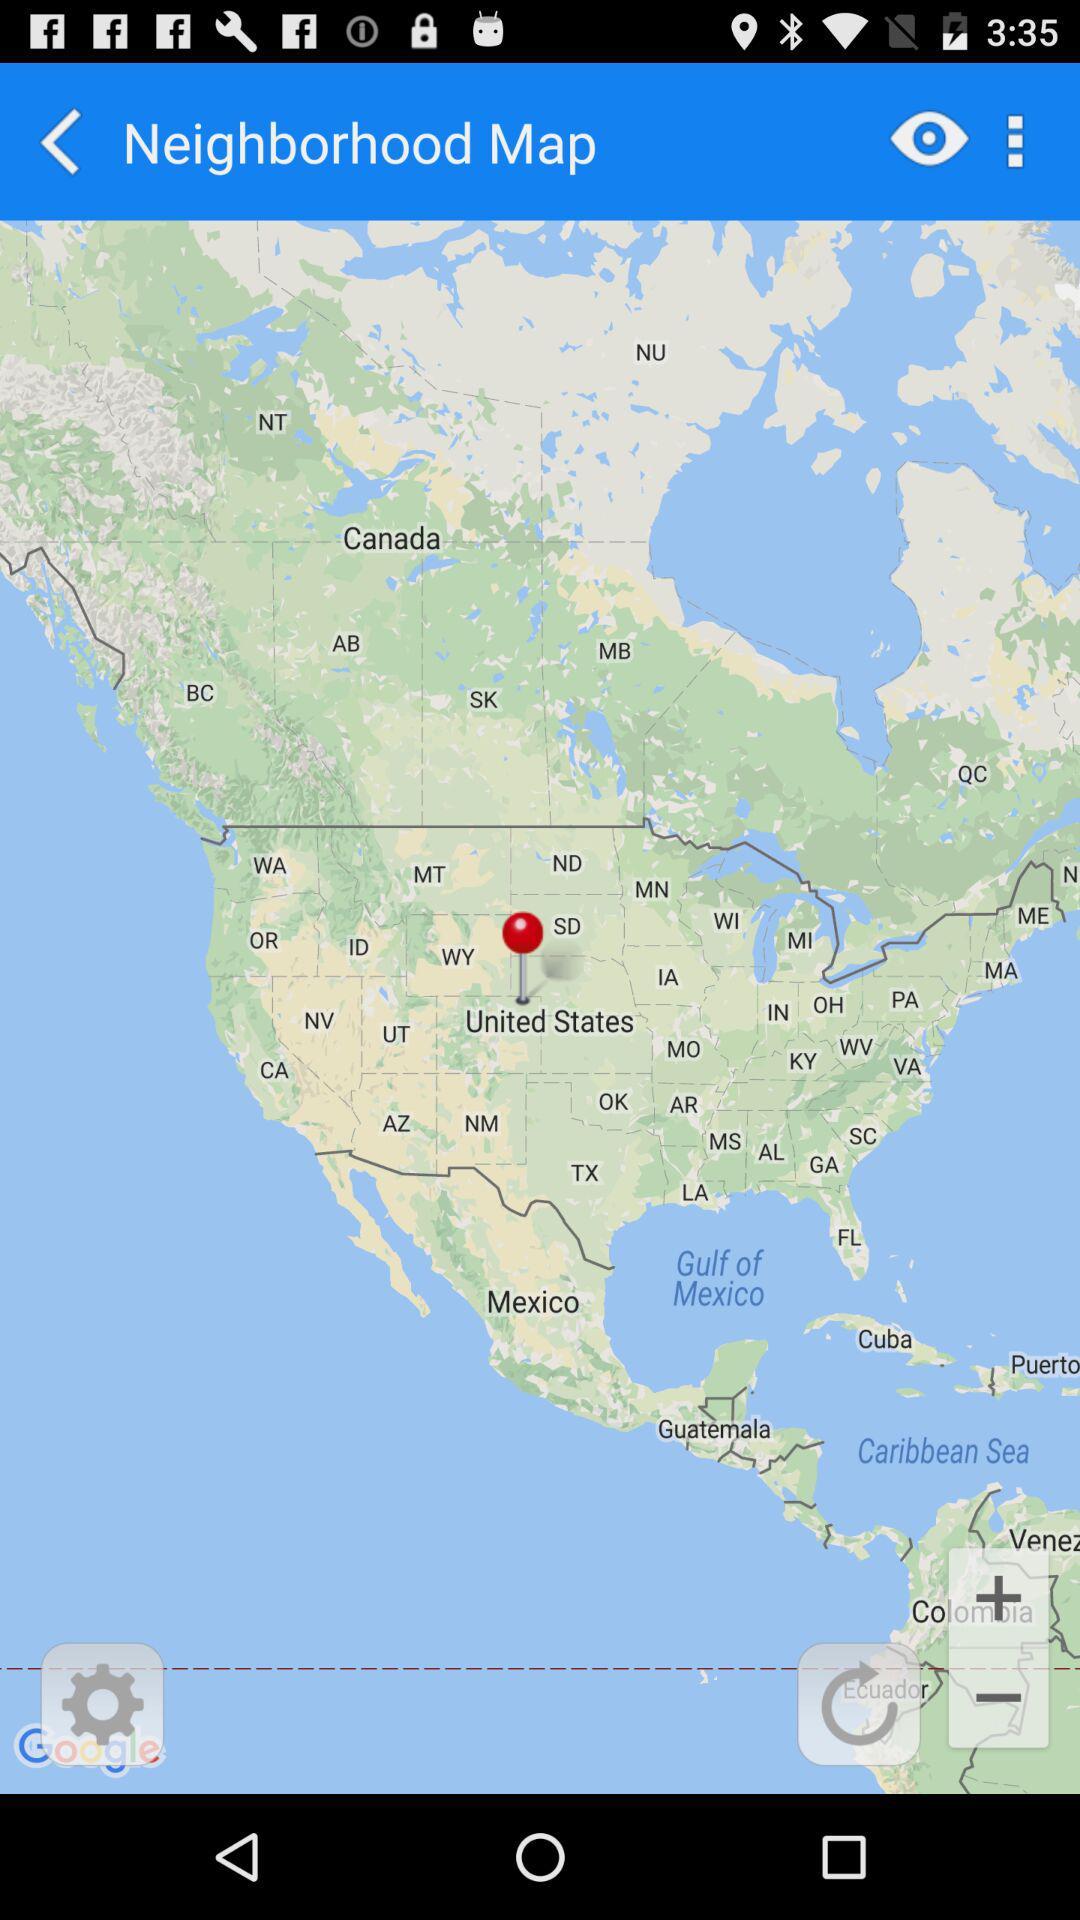  What do you see at coordinates (60, 150) in the screenshot?
I see `the arrow_backward icon` at bounding box center [60, 150].